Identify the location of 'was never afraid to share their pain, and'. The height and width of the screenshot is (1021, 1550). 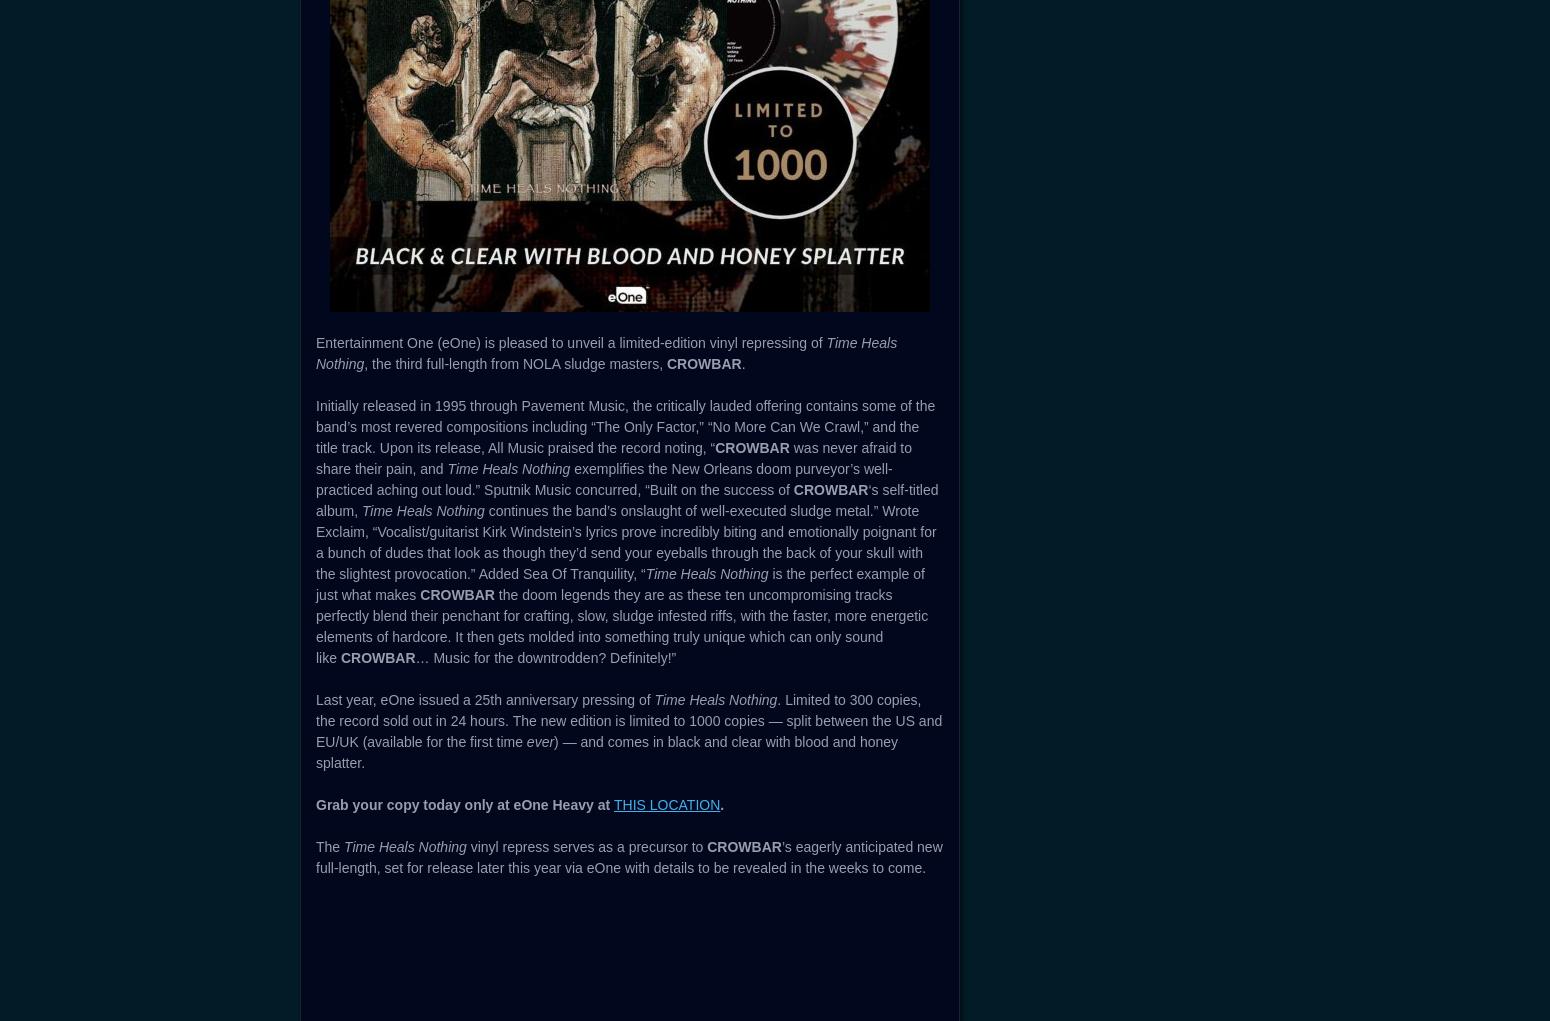
(613, 458).